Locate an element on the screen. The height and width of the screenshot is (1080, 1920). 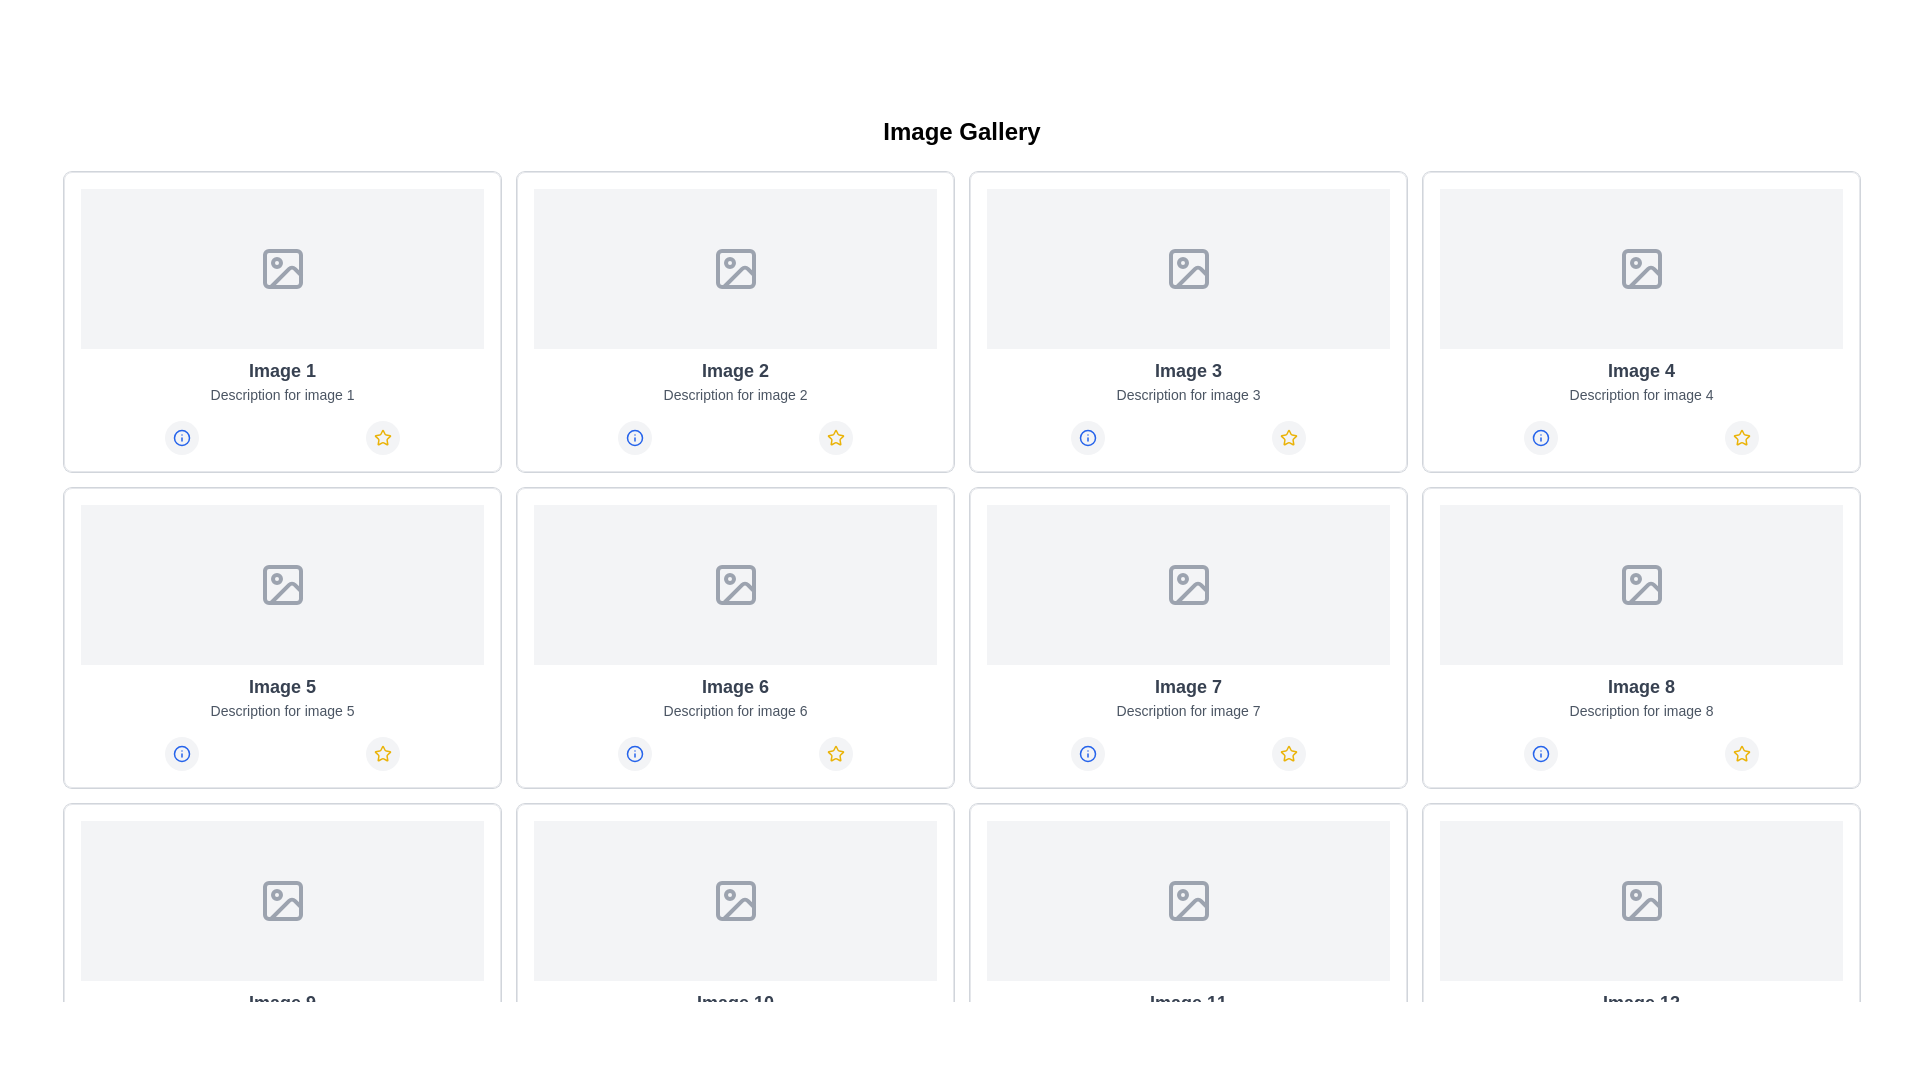
the circular outline of the information icon, which is the first icon below the 'Image 3' card in the gallery is located at coordinates (1086, 437).